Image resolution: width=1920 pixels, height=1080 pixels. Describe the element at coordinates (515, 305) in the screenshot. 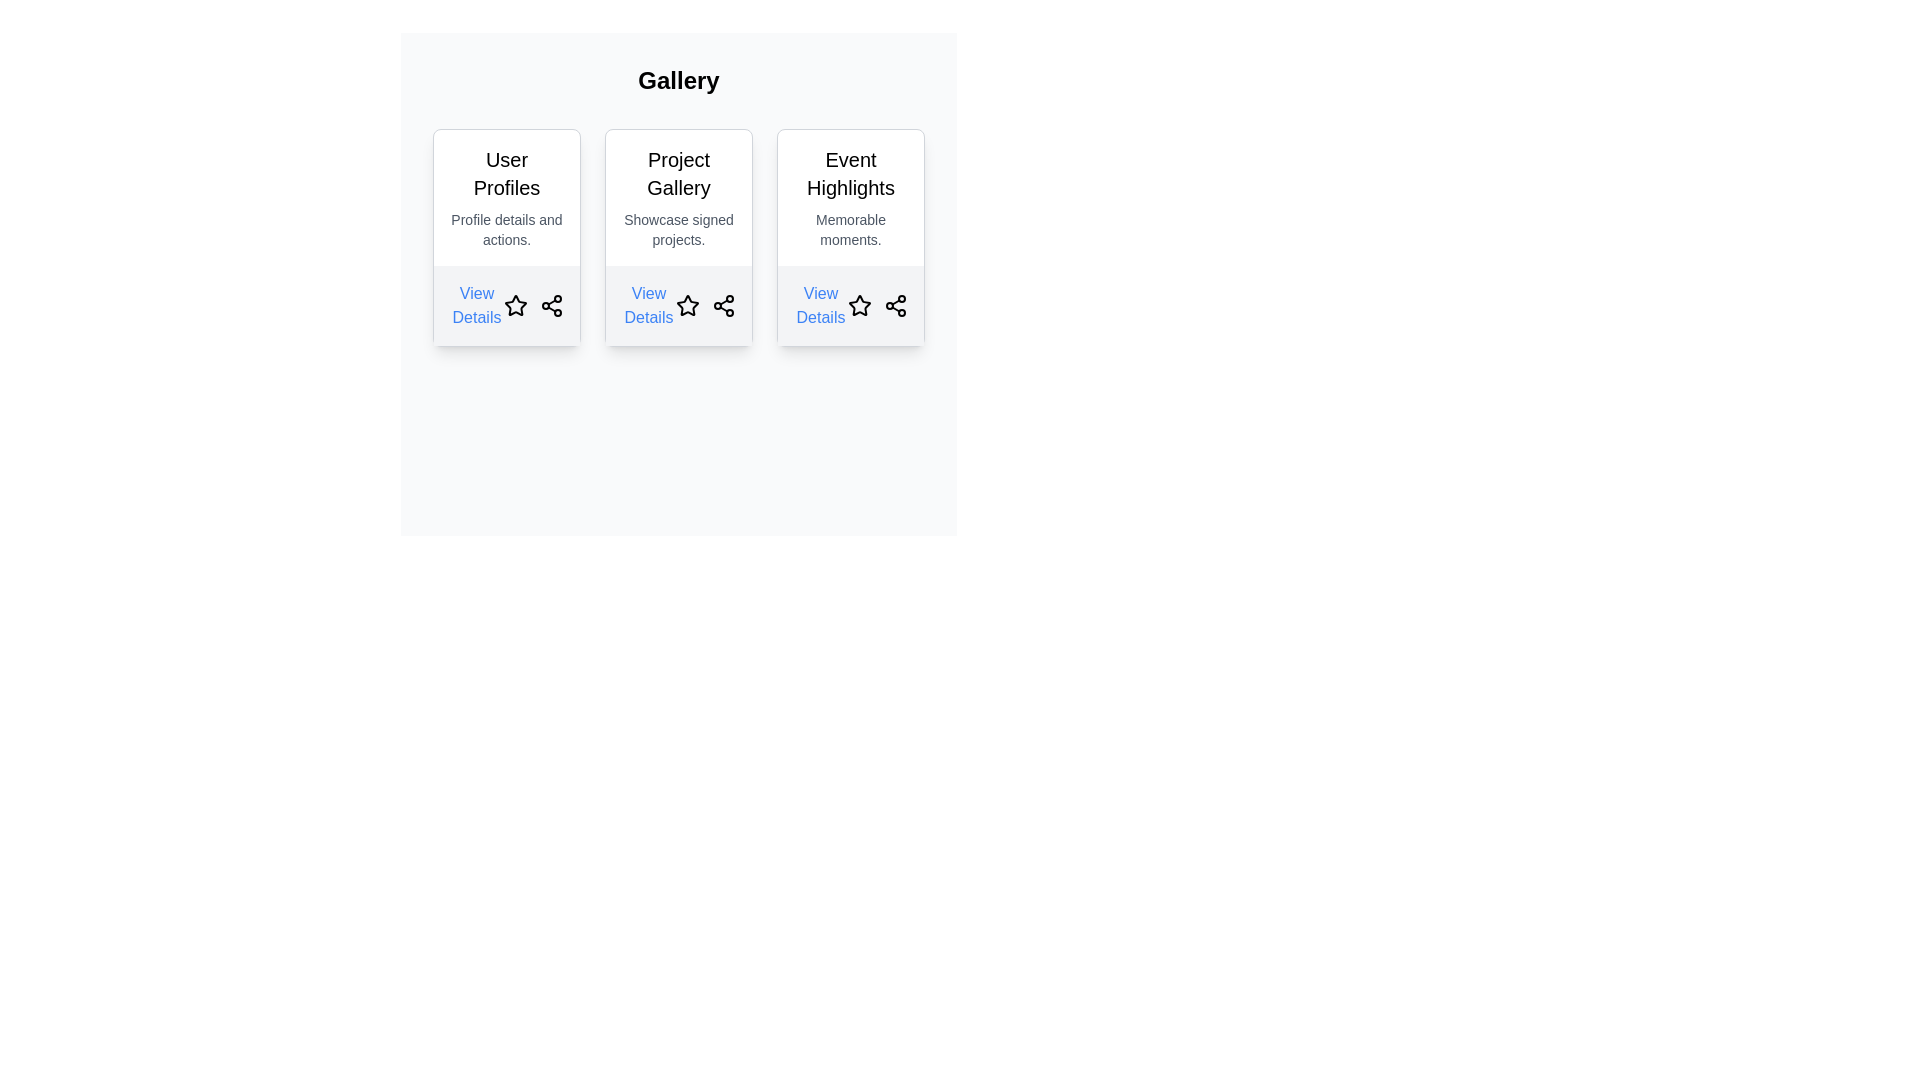

I see `the five-pointed star icon button, which is located at the bottom section of the 'User Profiles' card, positioned between the 'View Details' text link and a share icon` at that location.